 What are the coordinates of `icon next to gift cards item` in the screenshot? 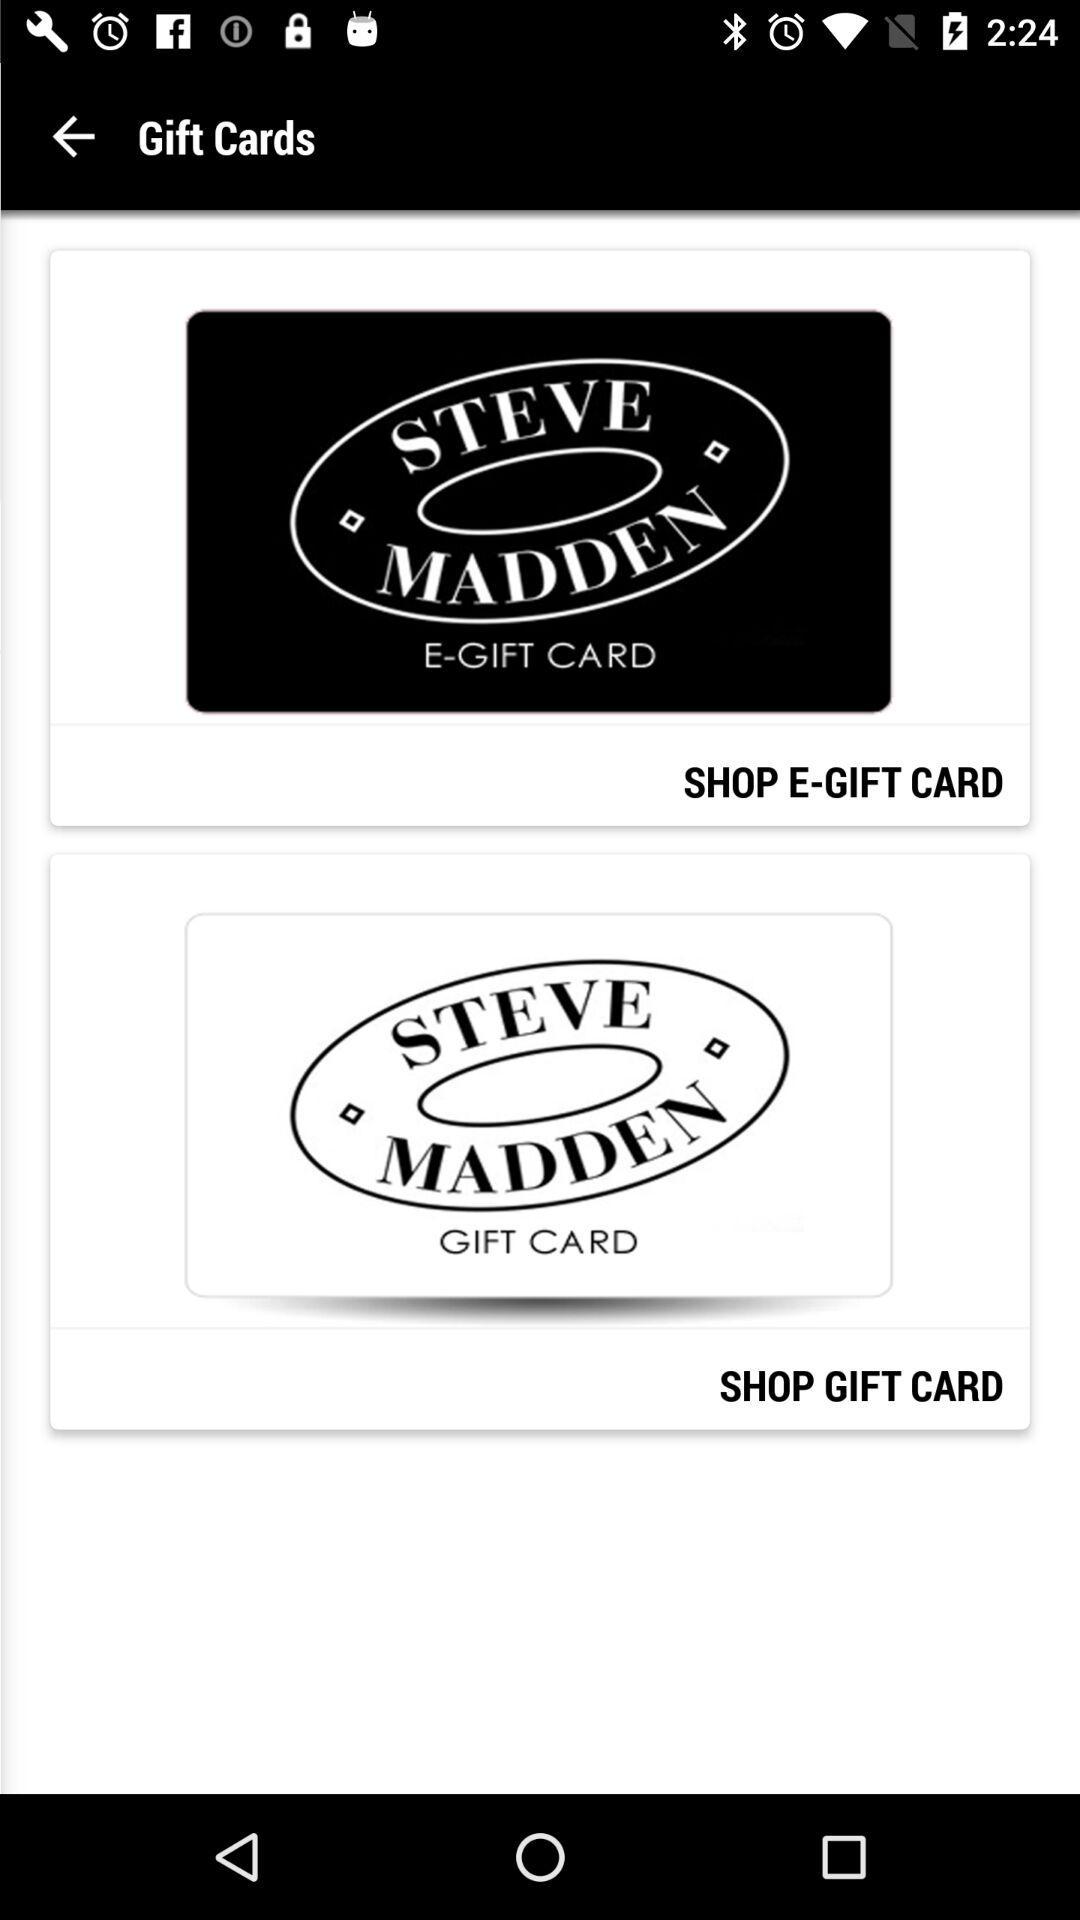 It's located at (72, 135).